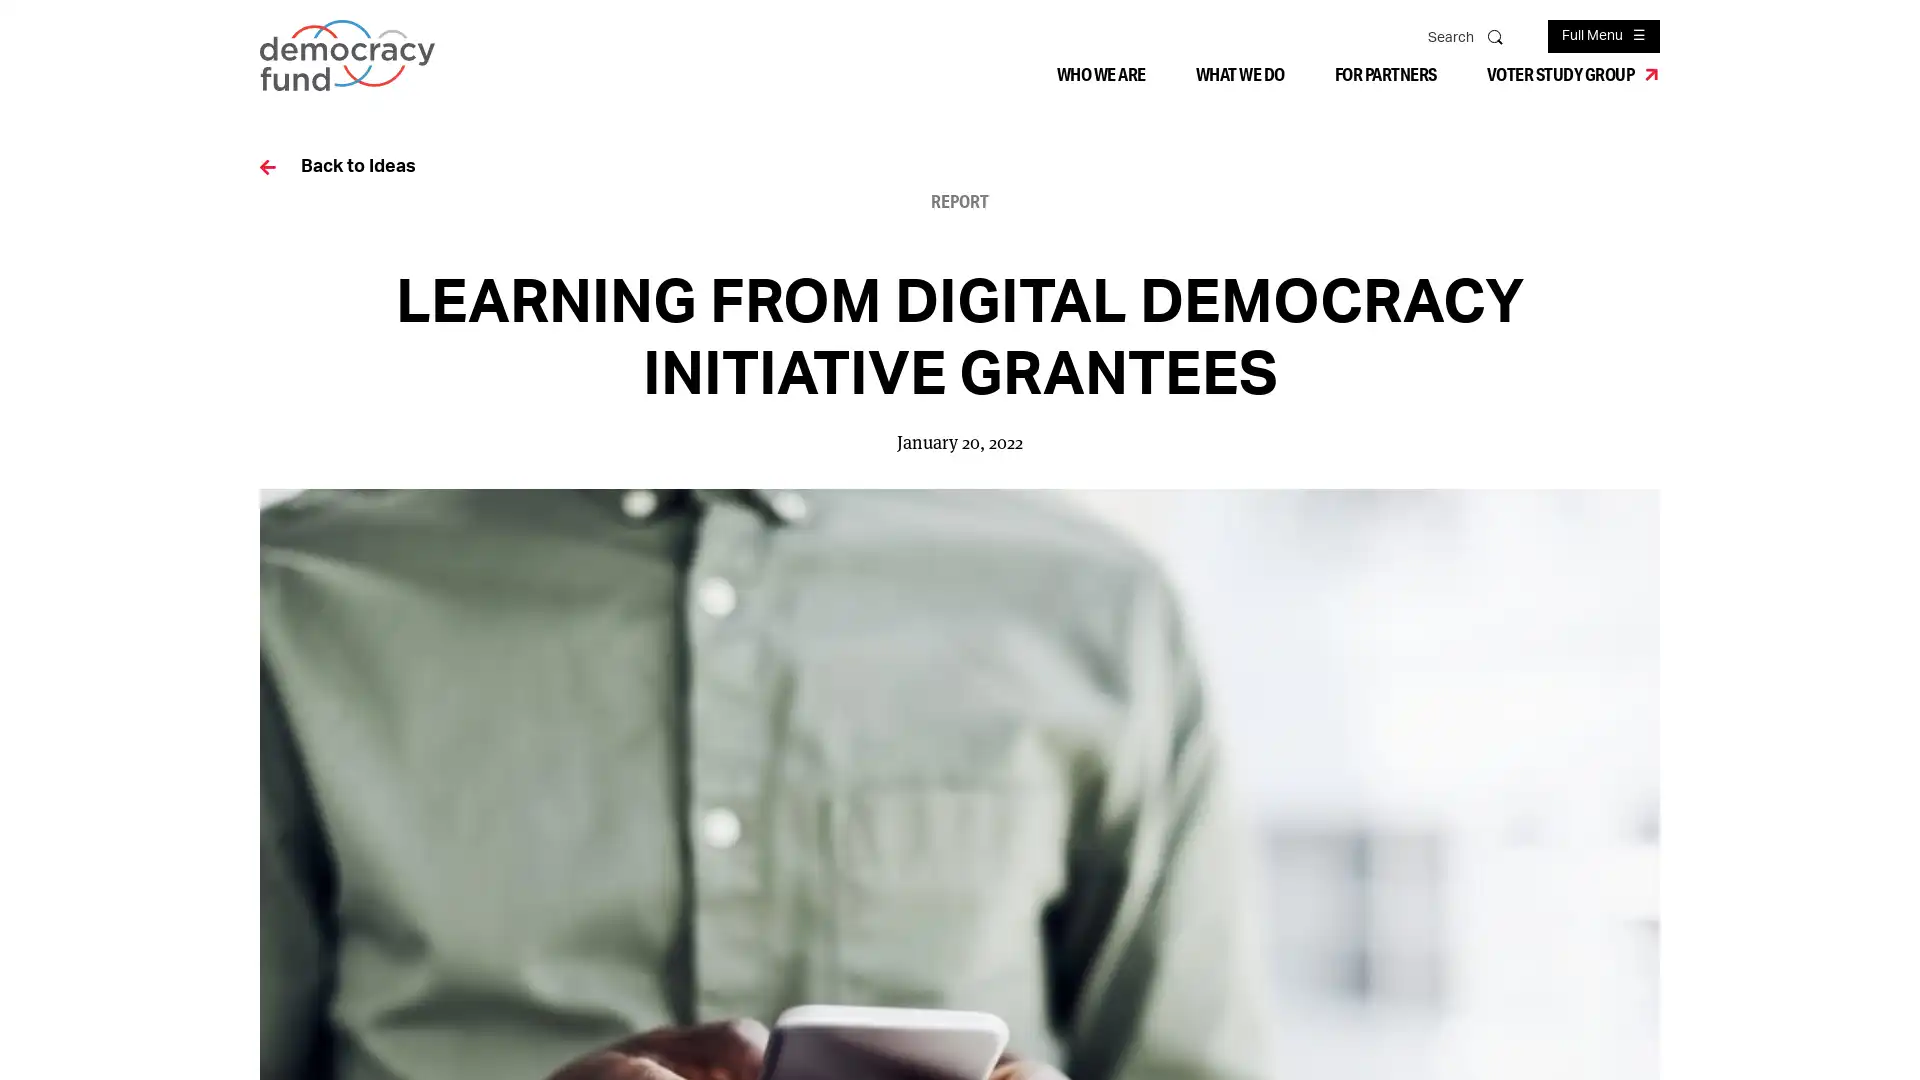 This screenshot has height=1080, width=1920. What do you see at coordinates (1497, 35) in the screenshot?
I see `Search` at bounding box center [1497, 35].